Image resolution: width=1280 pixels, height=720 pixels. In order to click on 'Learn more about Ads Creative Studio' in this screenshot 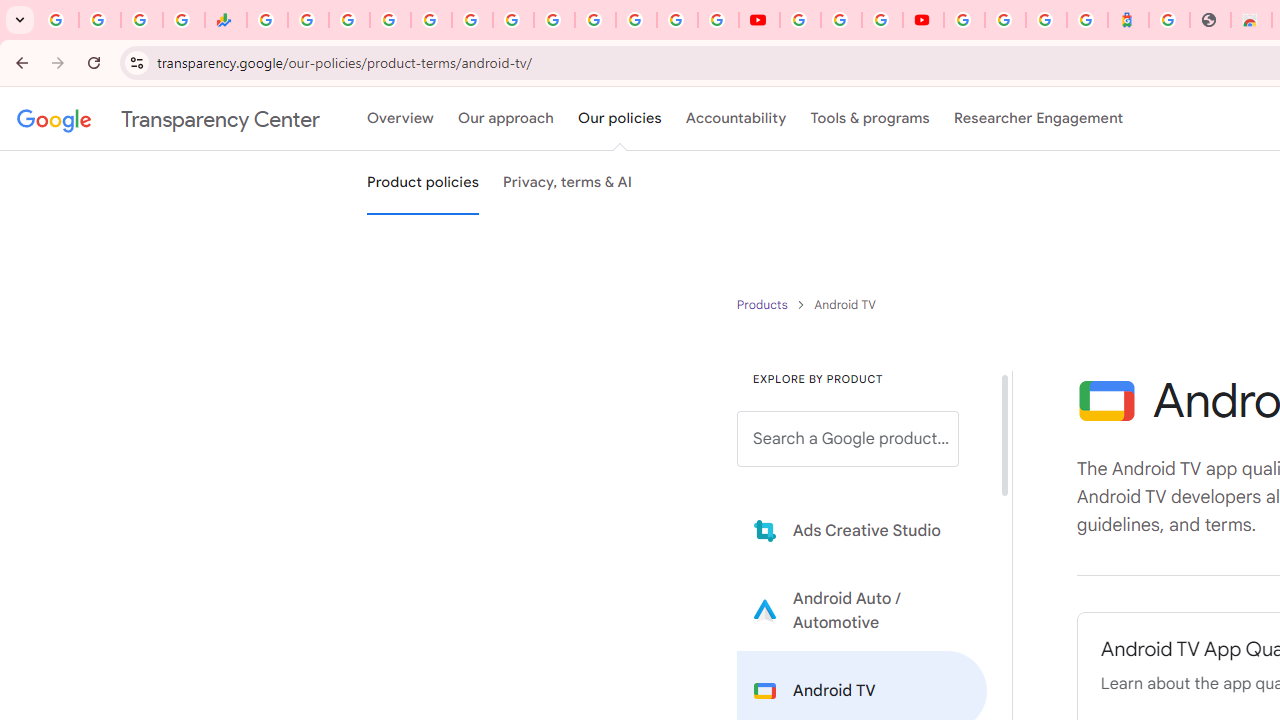, I will do `click(862, 530)`.